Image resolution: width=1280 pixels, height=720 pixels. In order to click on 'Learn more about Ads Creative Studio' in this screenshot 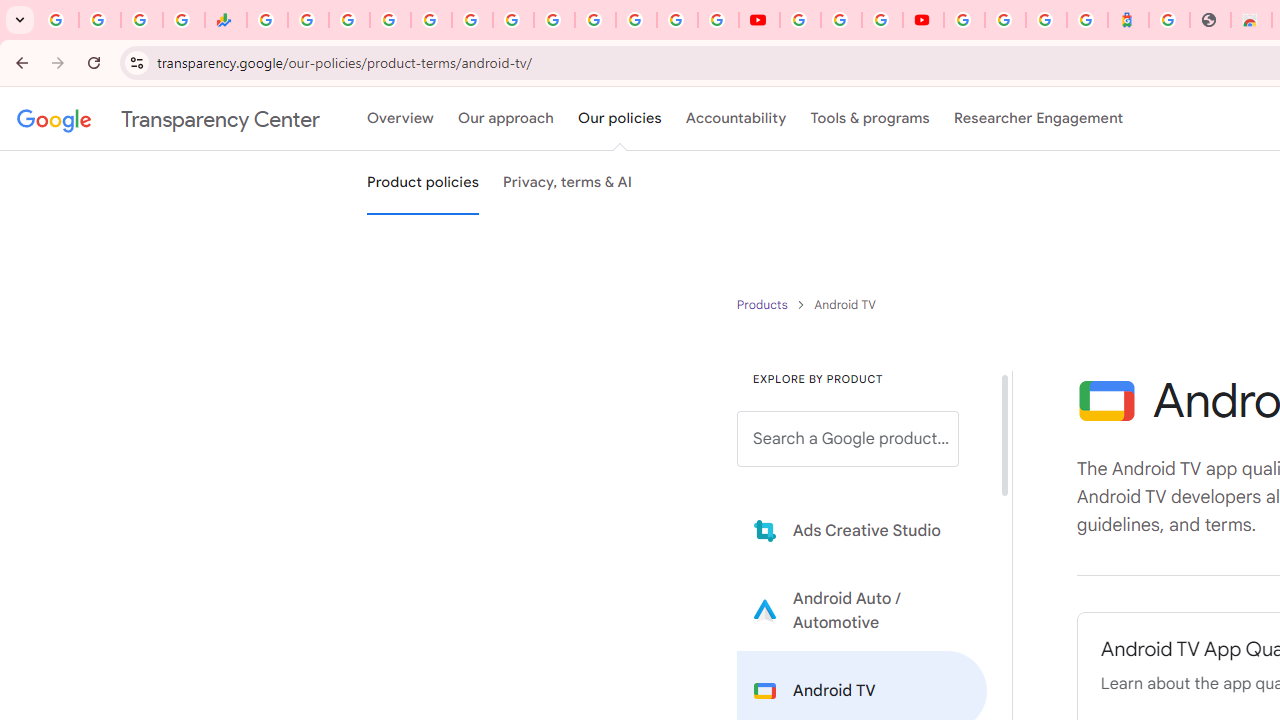, I will do `click(862, 530)`.